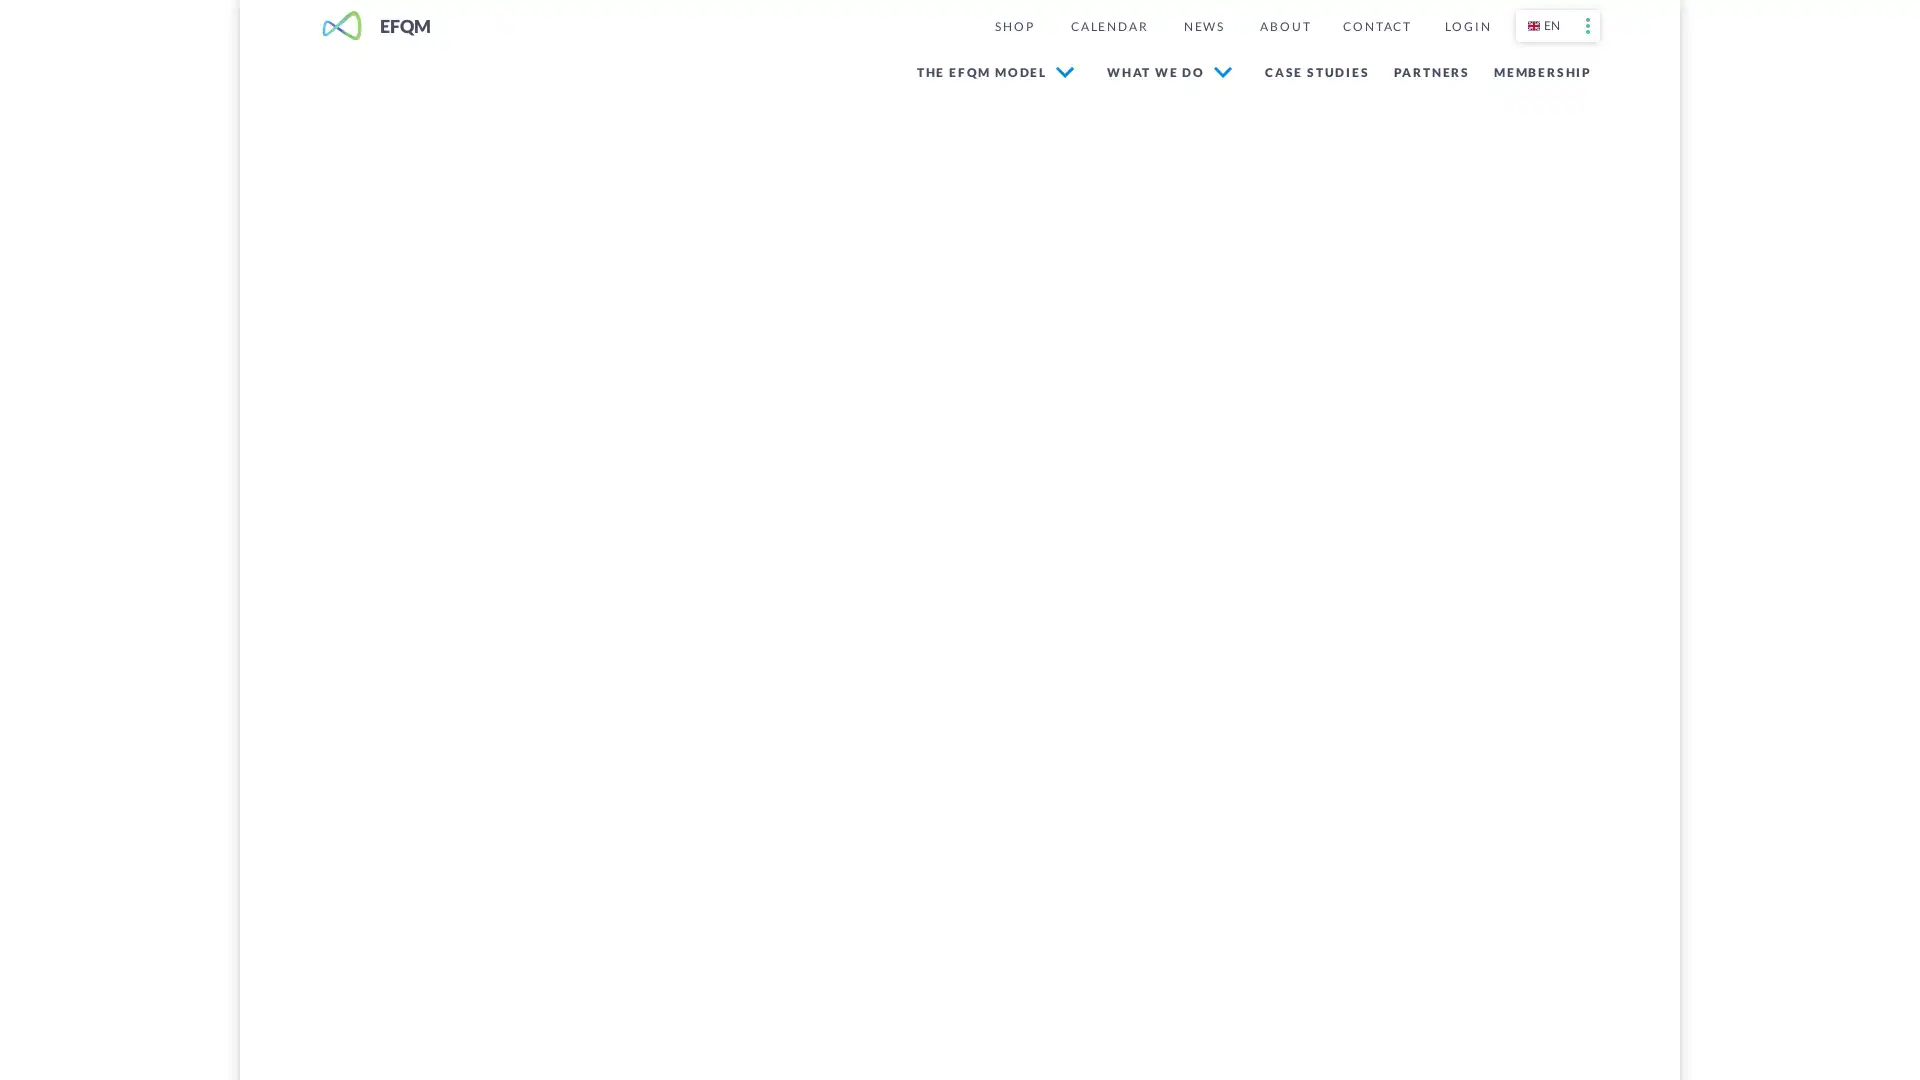 This screenshot has width=1920, height=1080. I want to click on WHAT WE DO, so click(1169, 71).